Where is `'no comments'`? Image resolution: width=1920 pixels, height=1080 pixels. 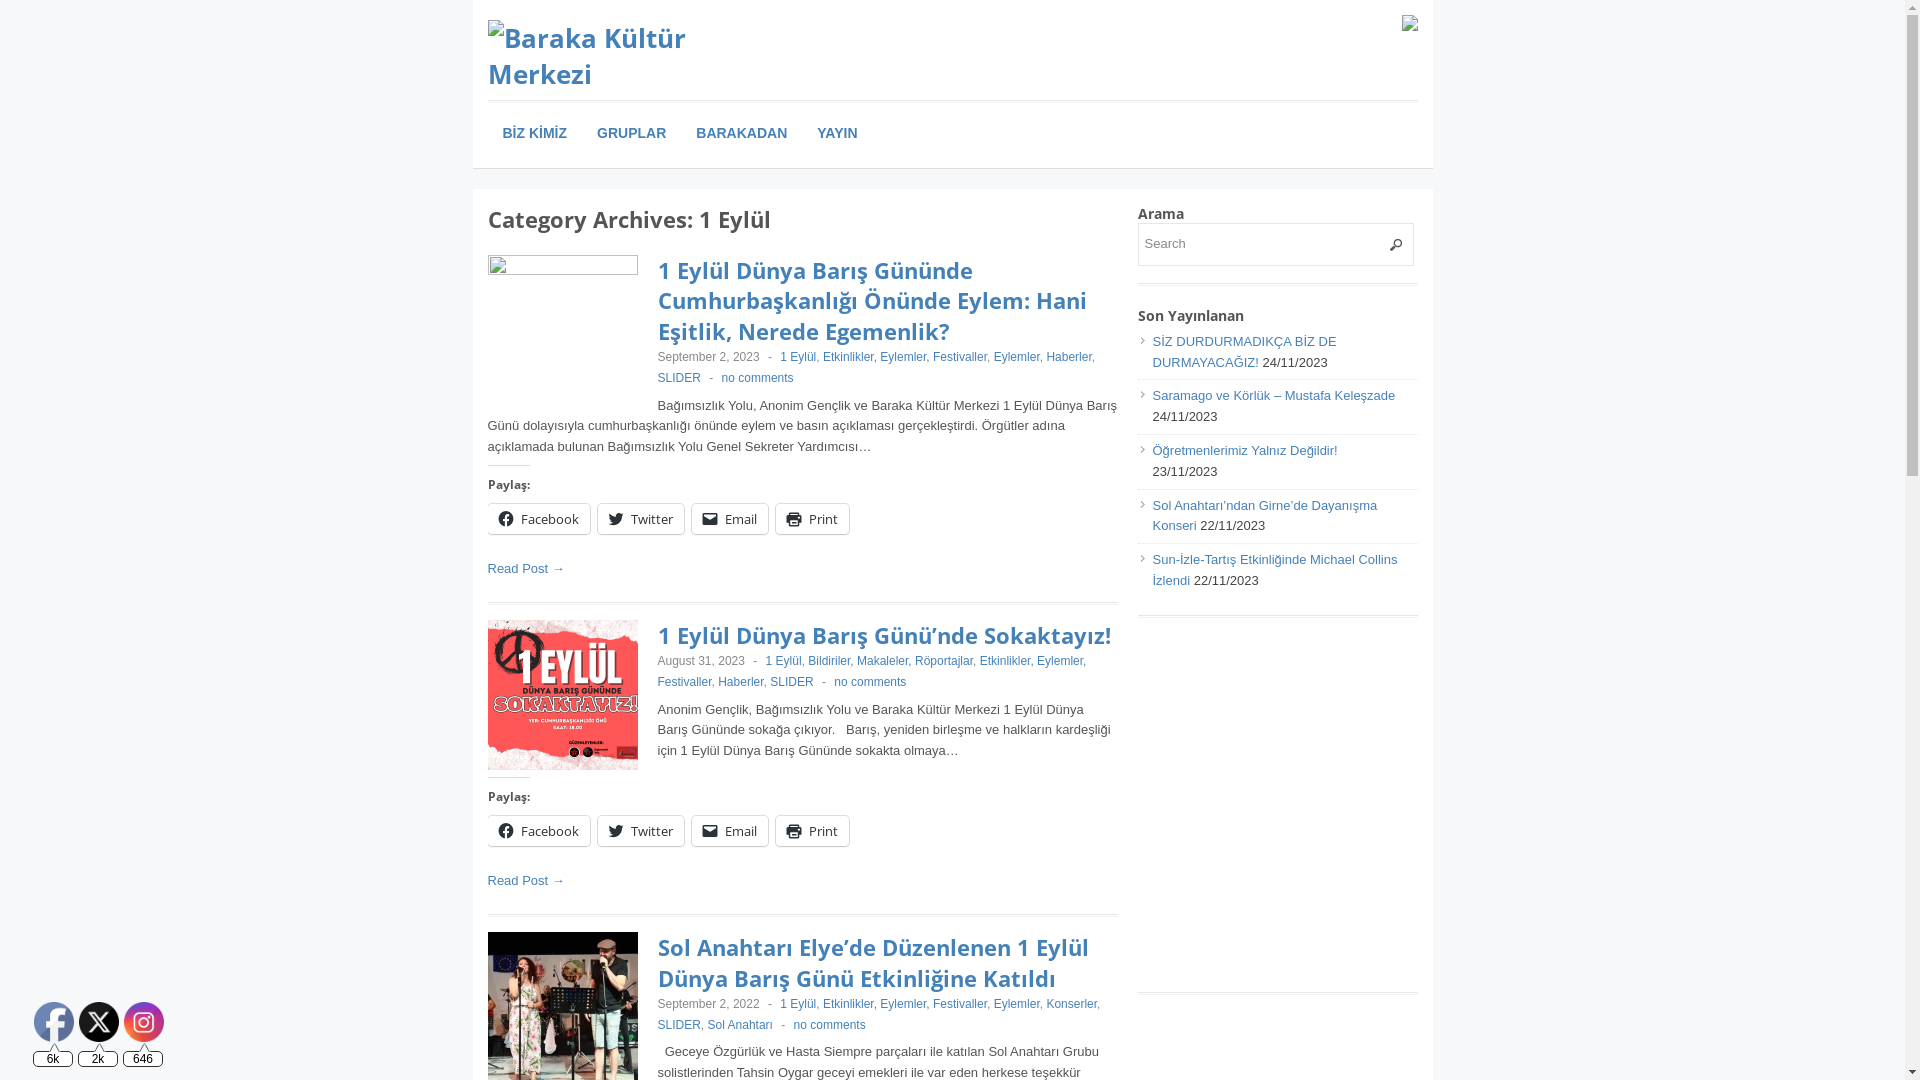 'no comments' is located at coordinates (869, 681).